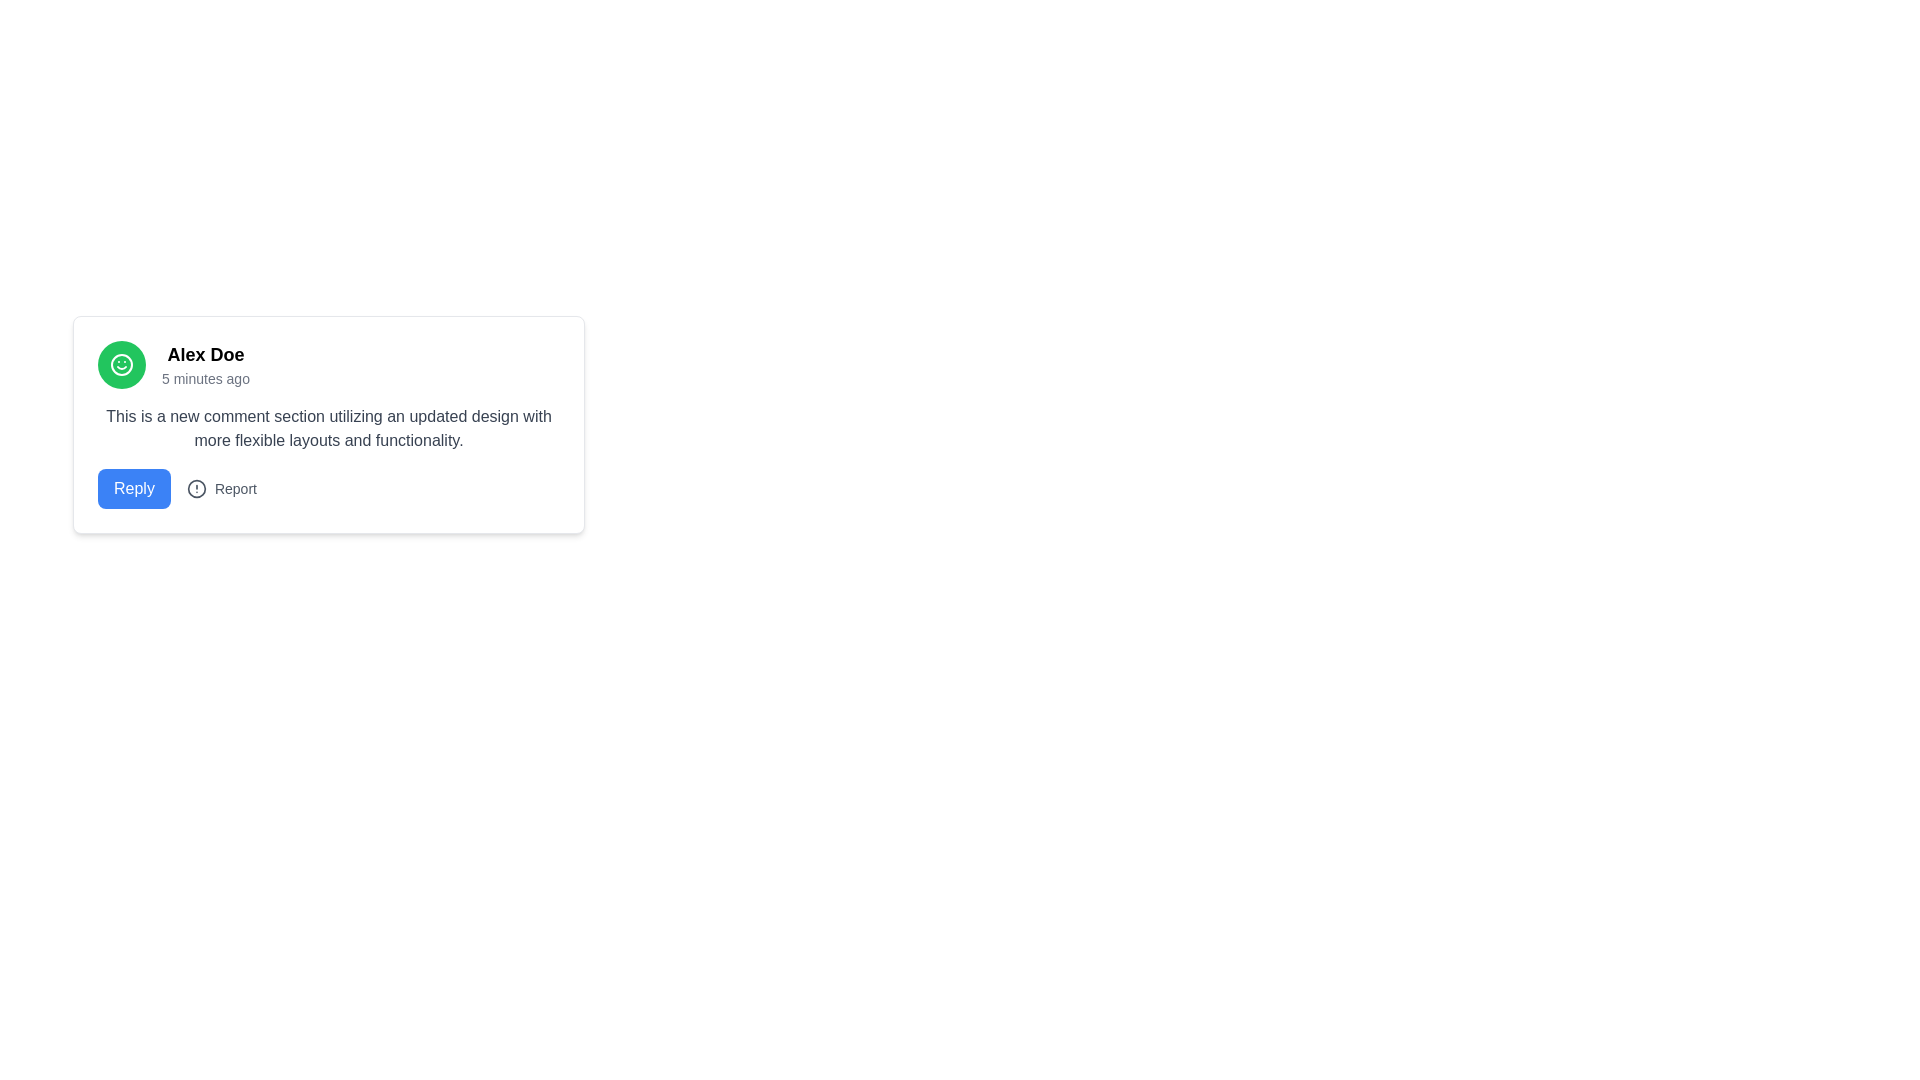  What do you see at coordinates (206, 353) in the screenshot?
I see `the text element that displays the name of the individual associated with the comment, located at the top right of the avatar icon and above the time elapsed since the comment was posted` at bounding box center [206, 353].